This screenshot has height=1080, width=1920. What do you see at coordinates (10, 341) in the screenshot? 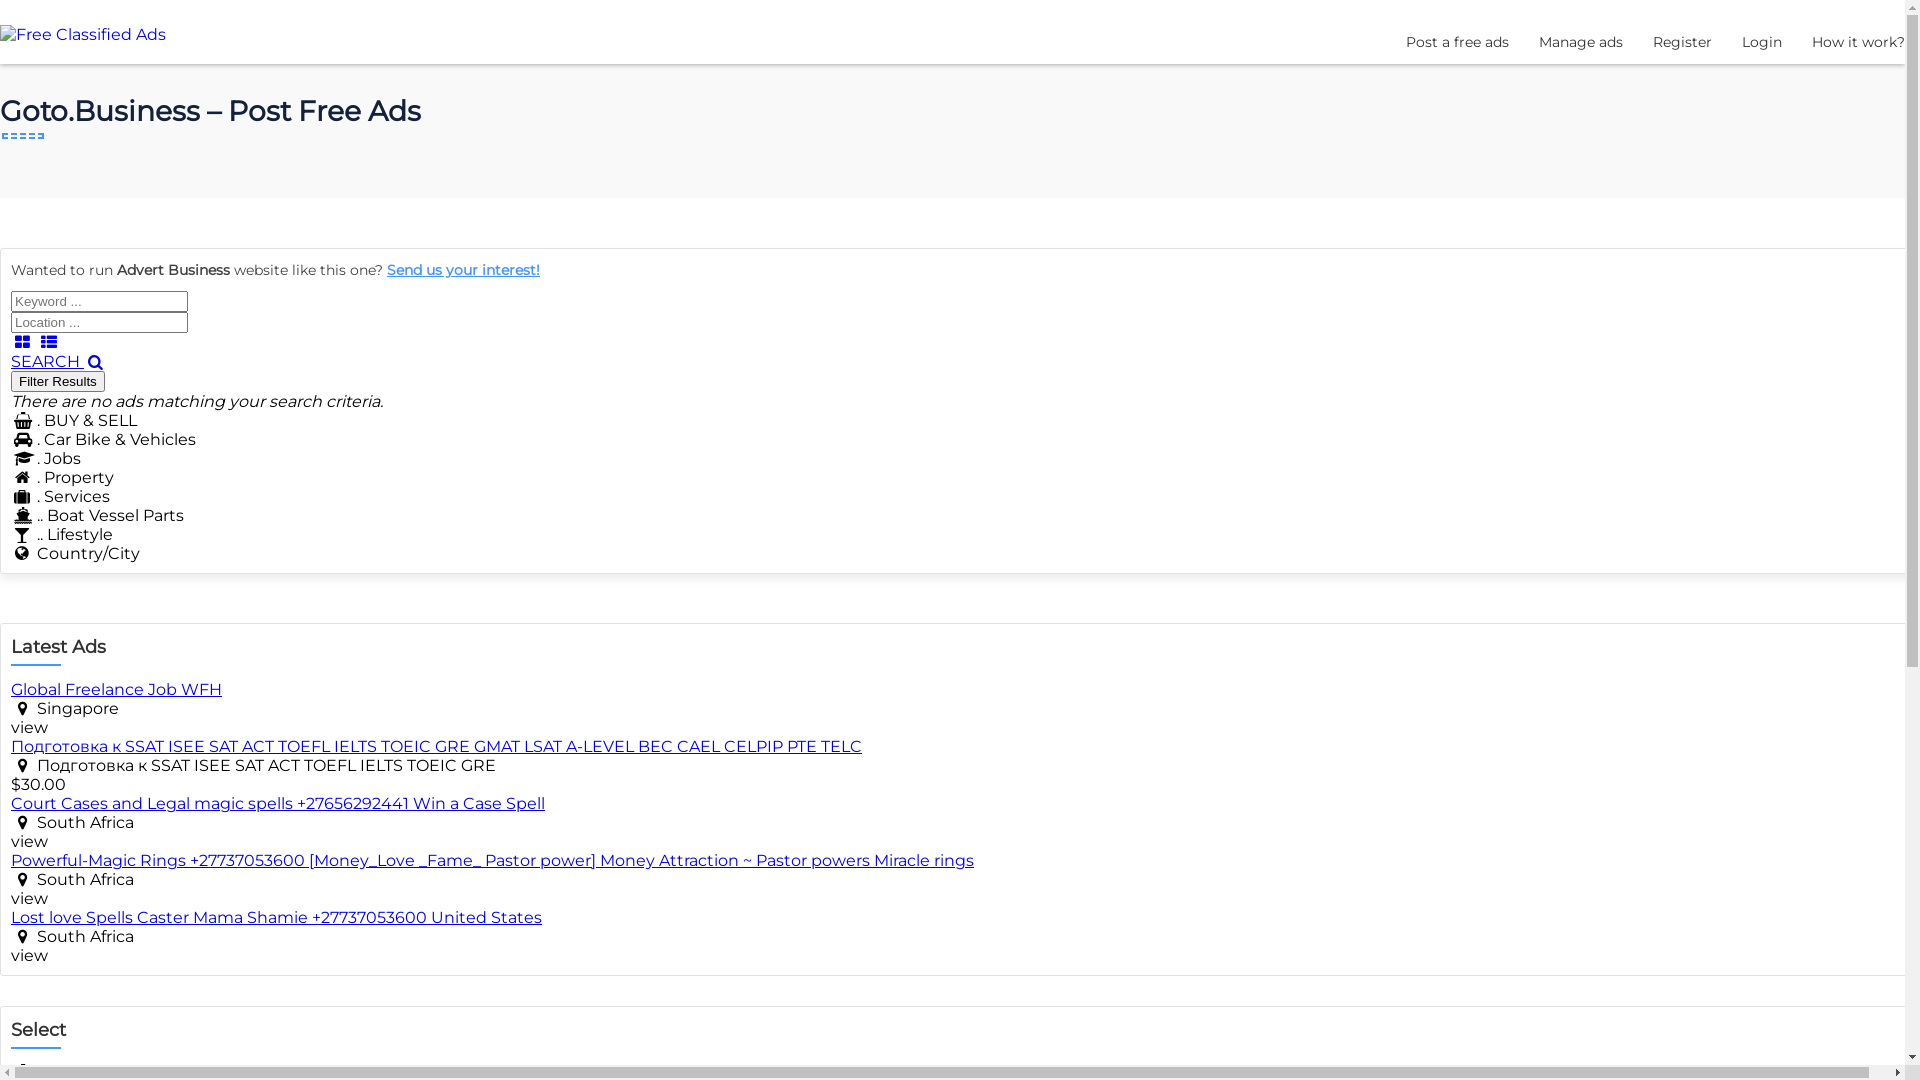
I see `'Grid'` at bounding box center [10, 341].